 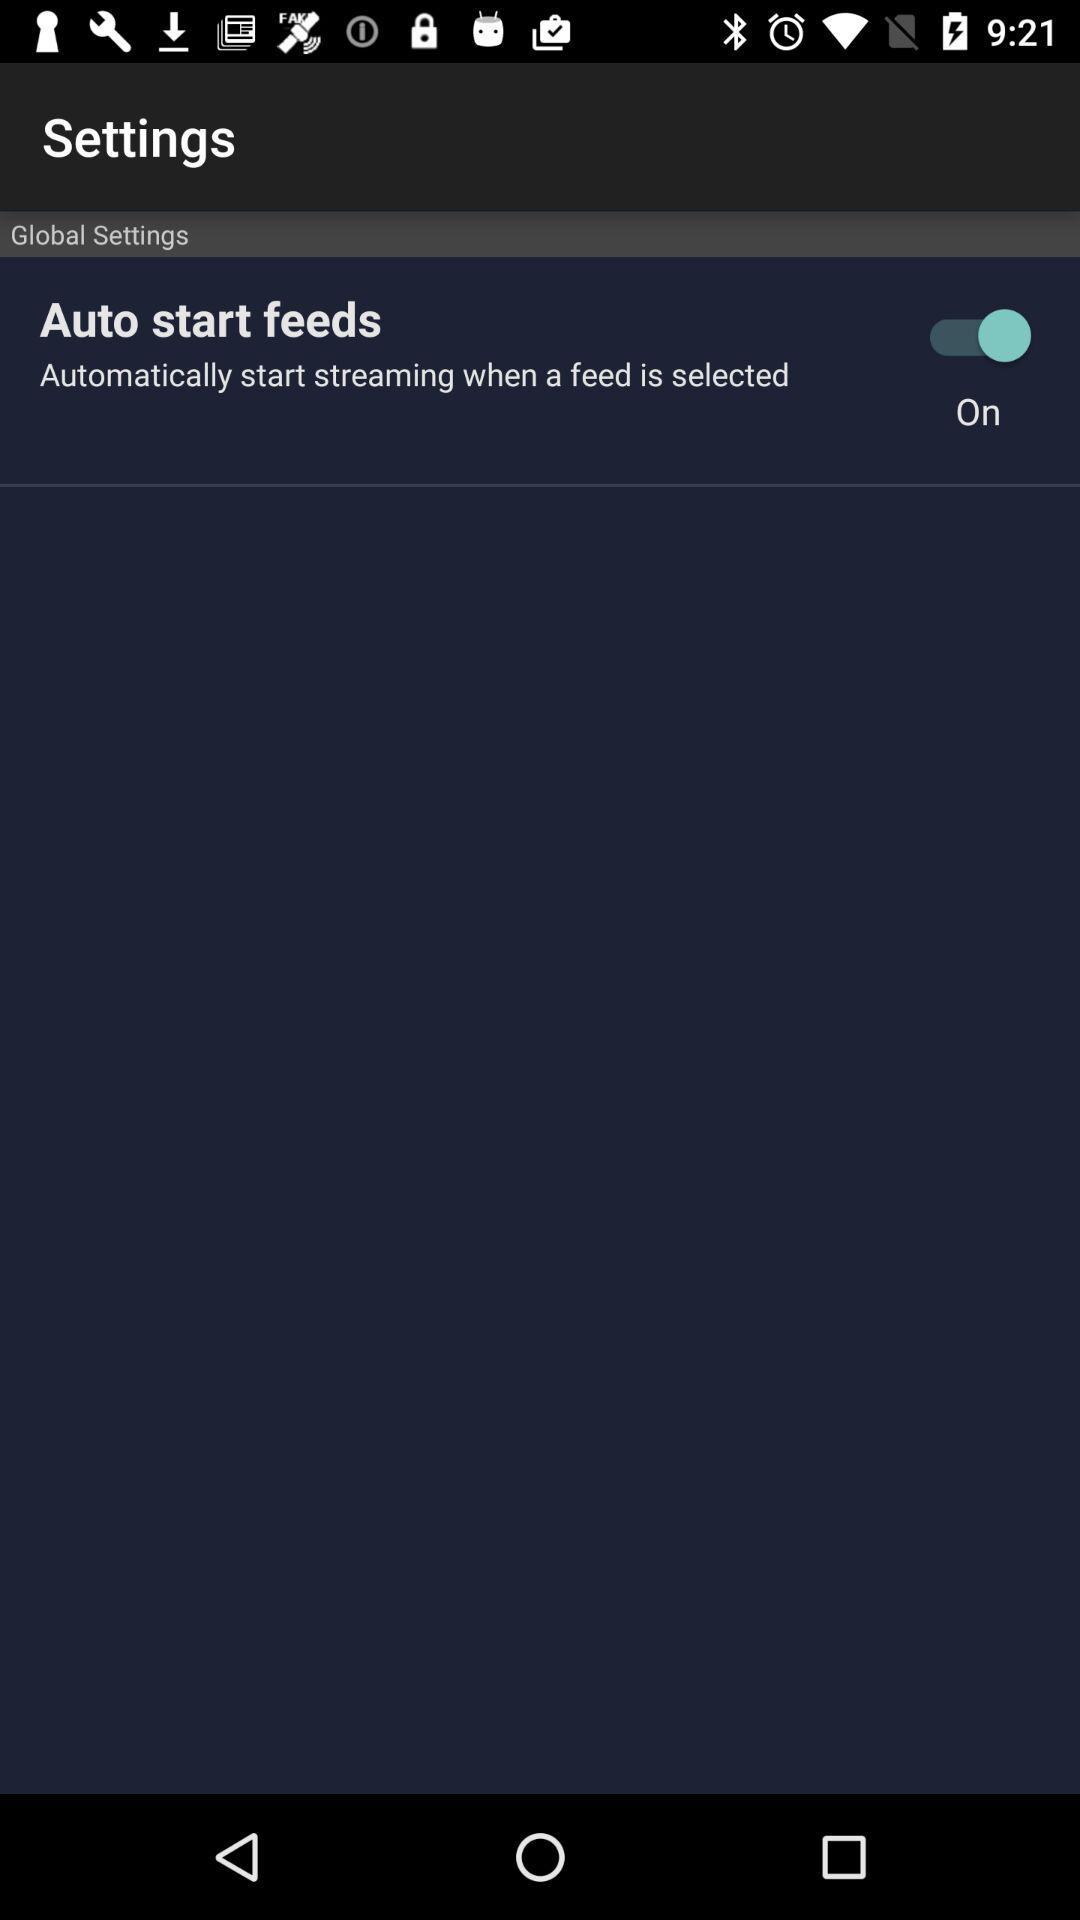 I want to click on auto start feeds, so click(x=471, y=317).